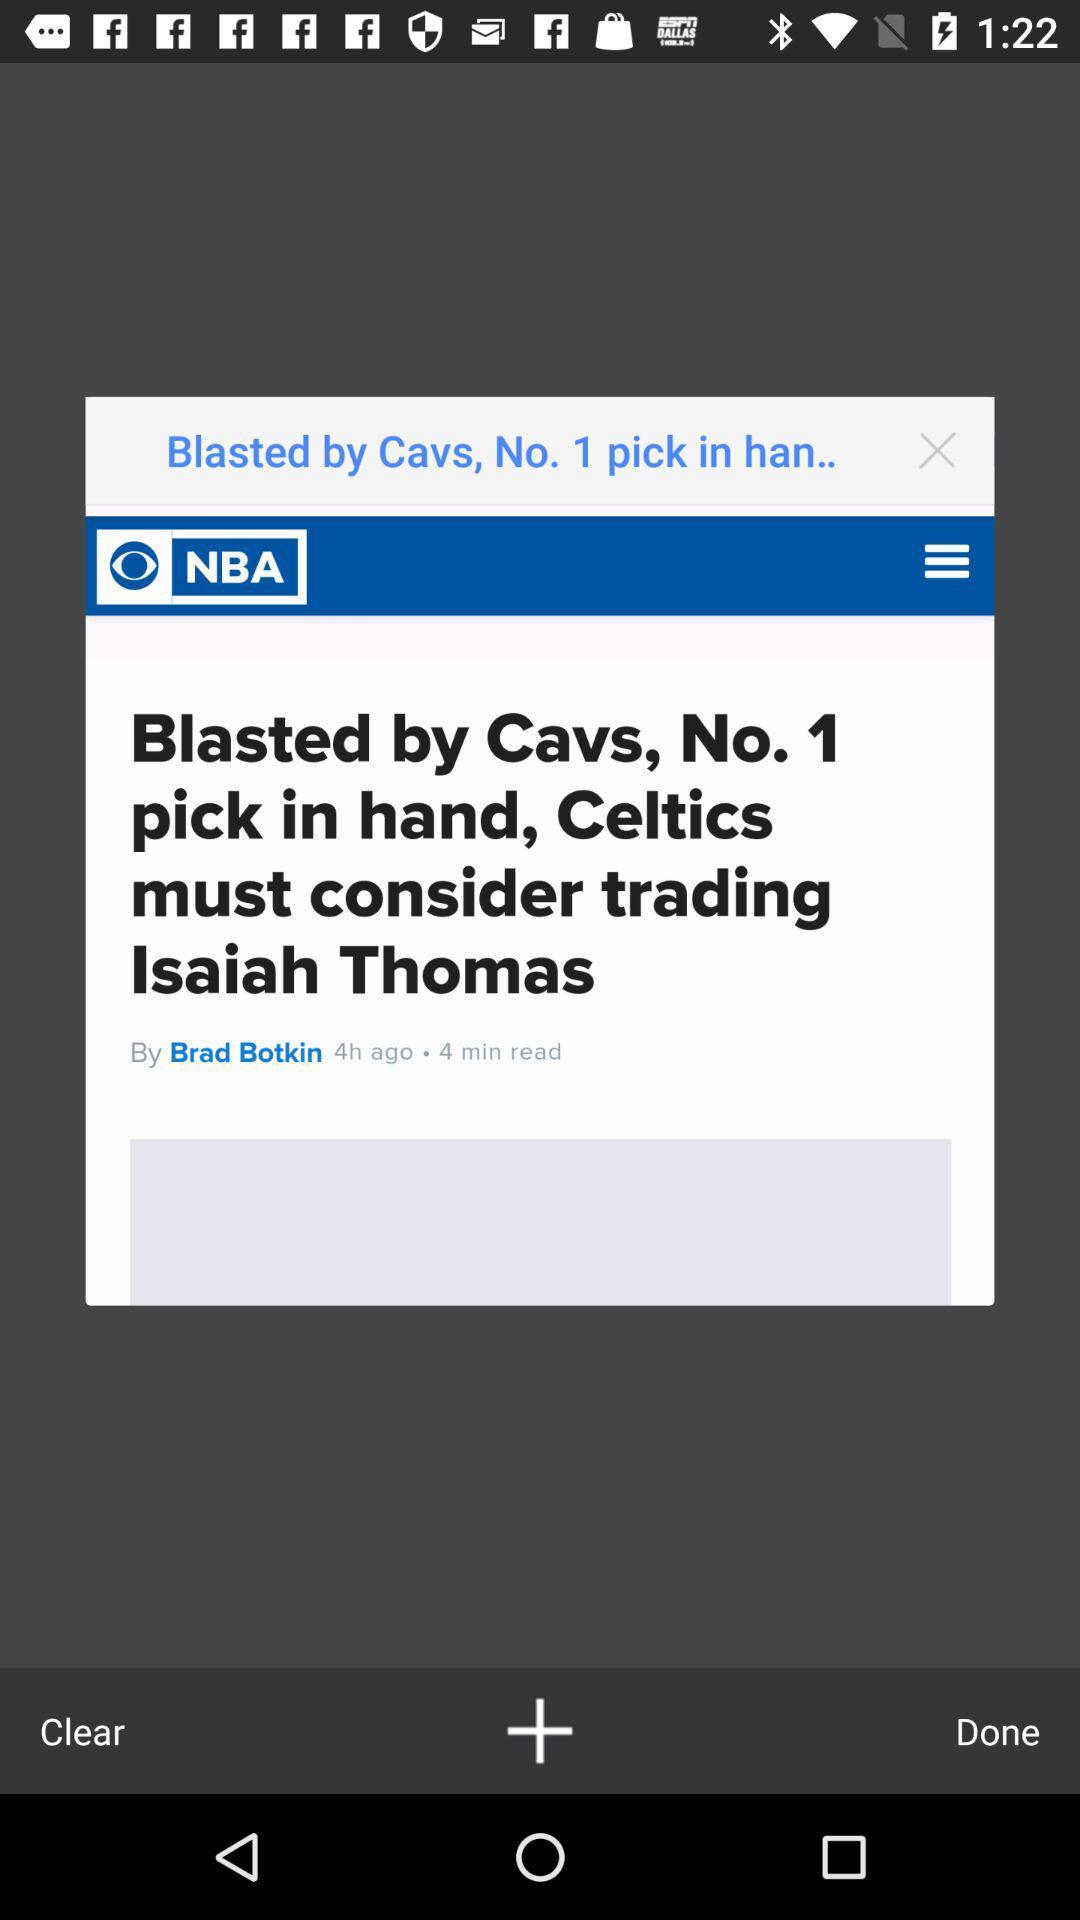 The height and width of the screenshot is (1920, 1080). What do you see at coordinates (997, 1730) in the screenshot?
I see `app at the bottom right corner` at bounding box center [997, 1730].